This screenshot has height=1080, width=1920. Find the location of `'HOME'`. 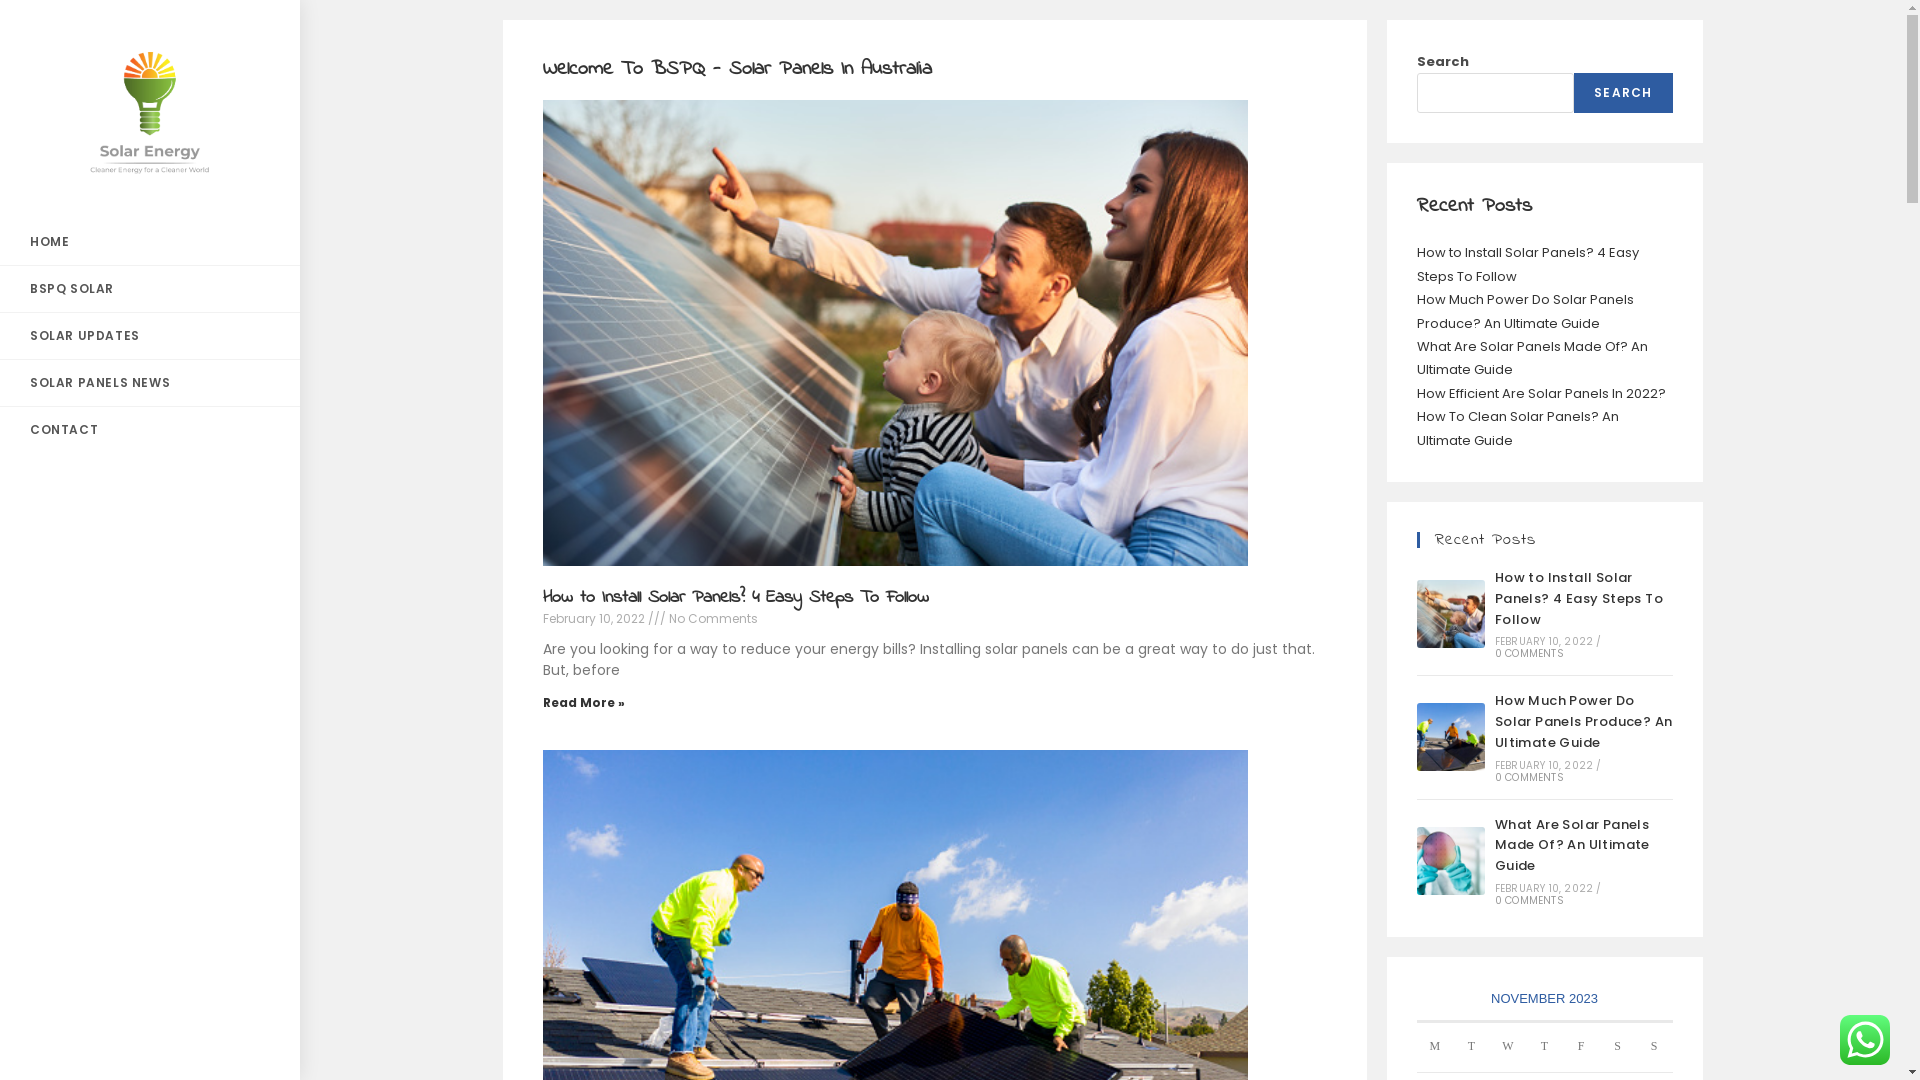

'HOME' is located at coordinates (148, 241).